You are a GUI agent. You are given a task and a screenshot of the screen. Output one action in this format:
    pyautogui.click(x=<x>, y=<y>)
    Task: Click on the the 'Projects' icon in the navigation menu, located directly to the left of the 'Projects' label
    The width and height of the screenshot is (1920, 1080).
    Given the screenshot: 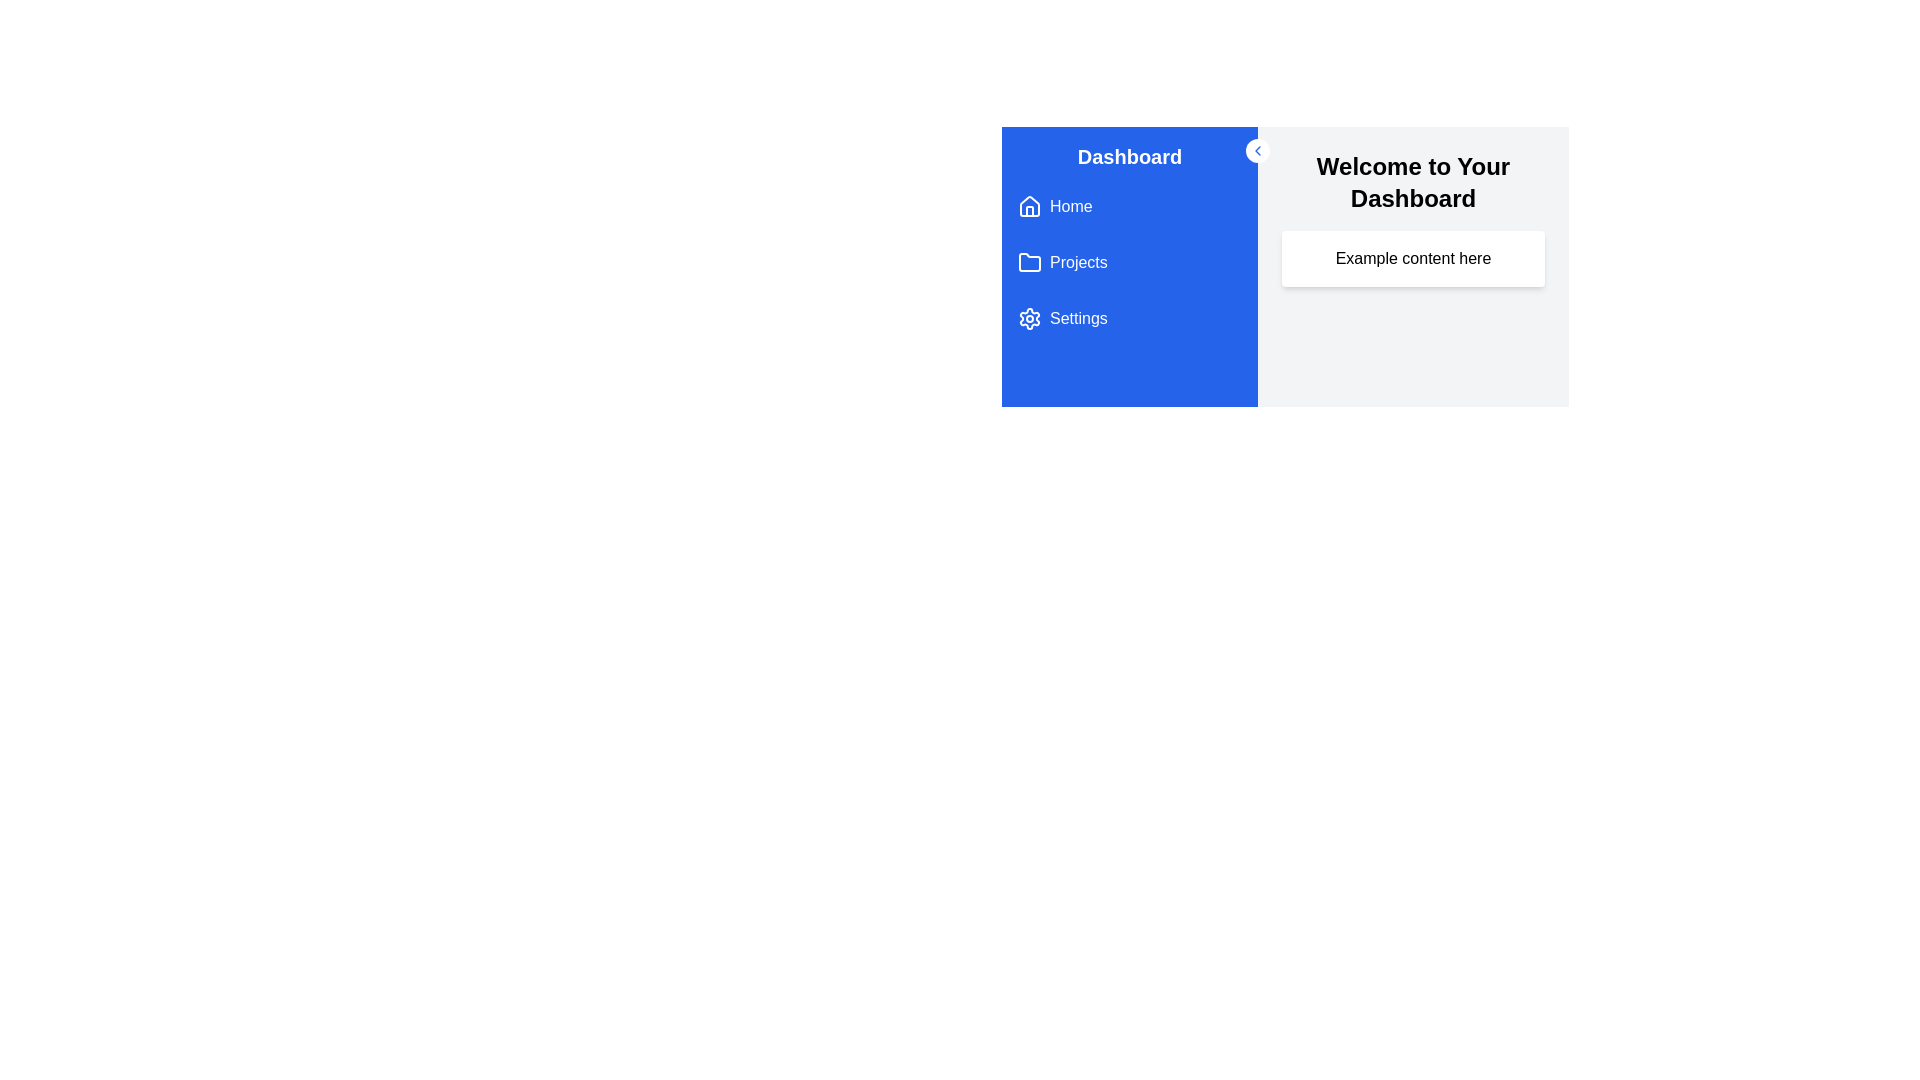 What is the action you would take?
    pyautogui.click(x=1030, y=261)
    